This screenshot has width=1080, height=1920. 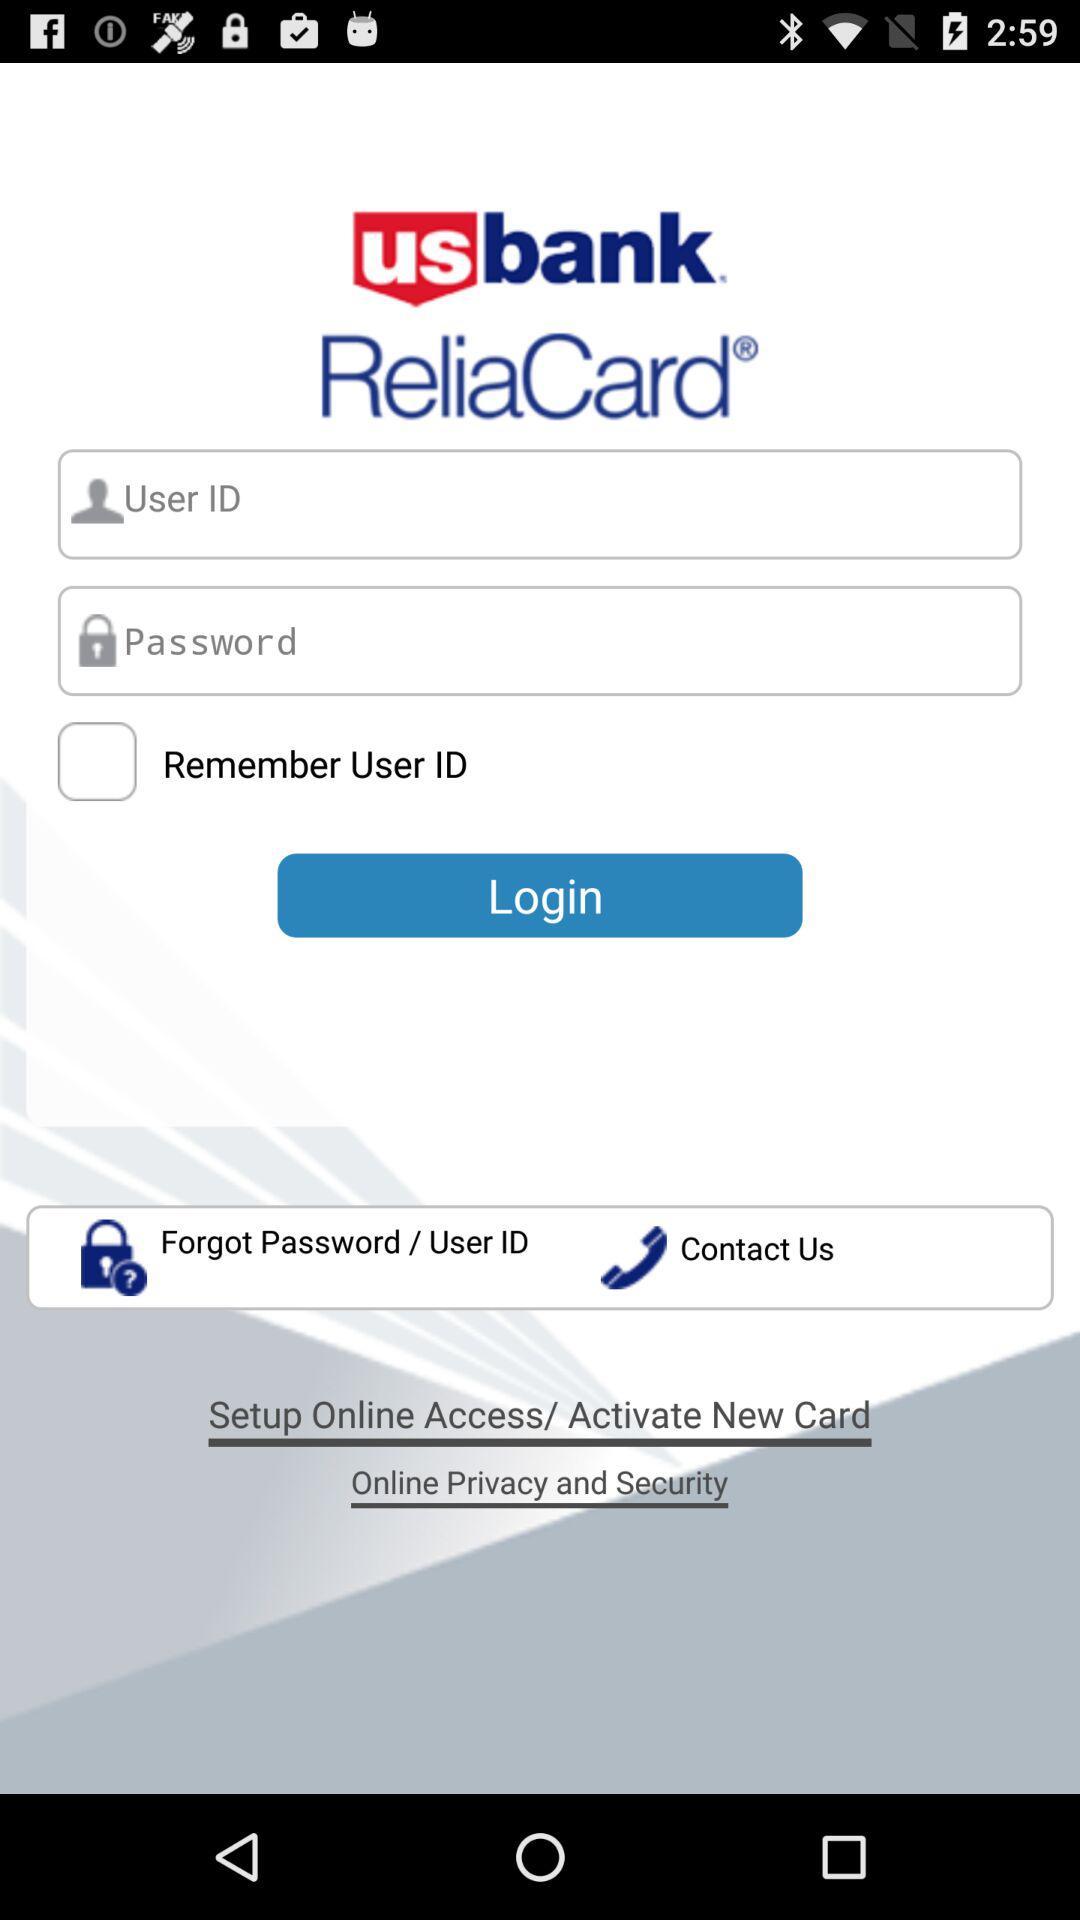 What do you see at coordinates (540, 1412) in the screenshot?
I see `the icon below forgot password user app` at bounding box center [540, 1412].